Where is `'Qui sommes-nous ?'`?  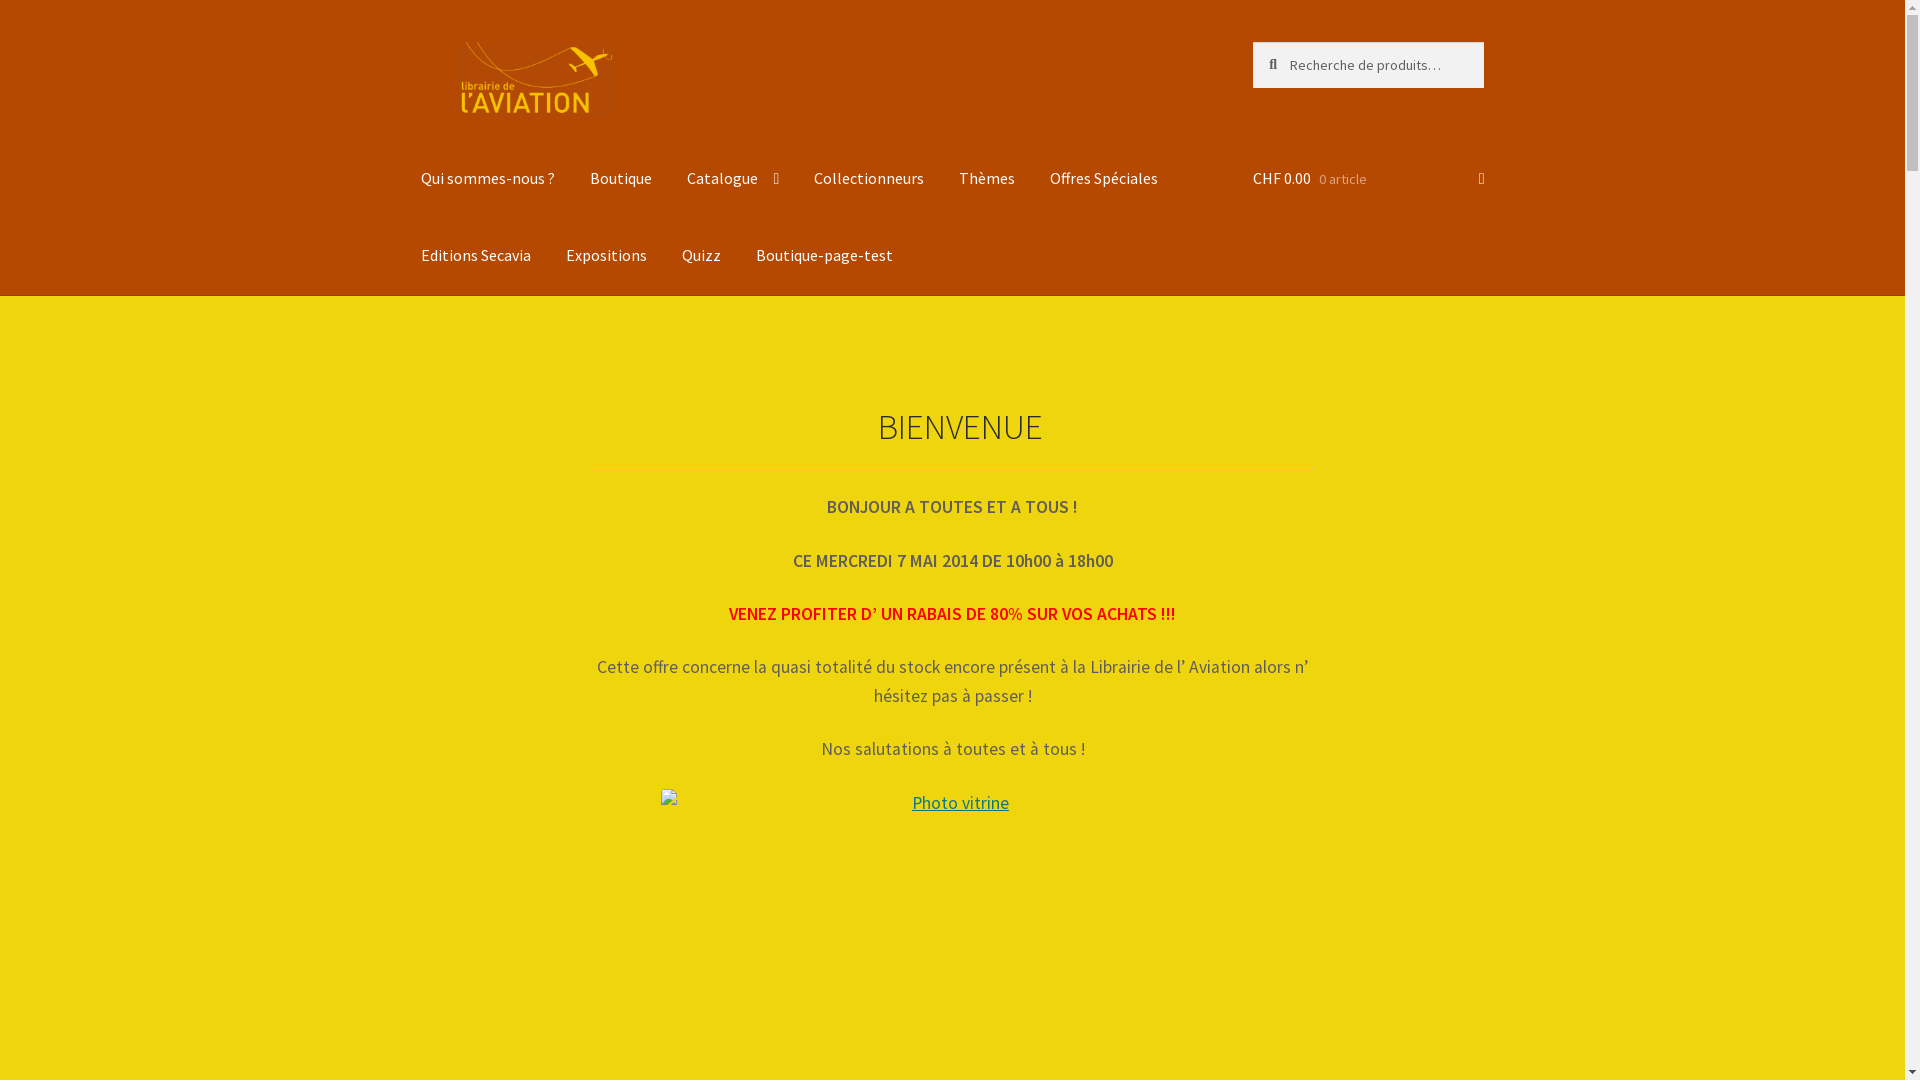
'Qui sommes-nous ?' is located at coordinates (488, 177).